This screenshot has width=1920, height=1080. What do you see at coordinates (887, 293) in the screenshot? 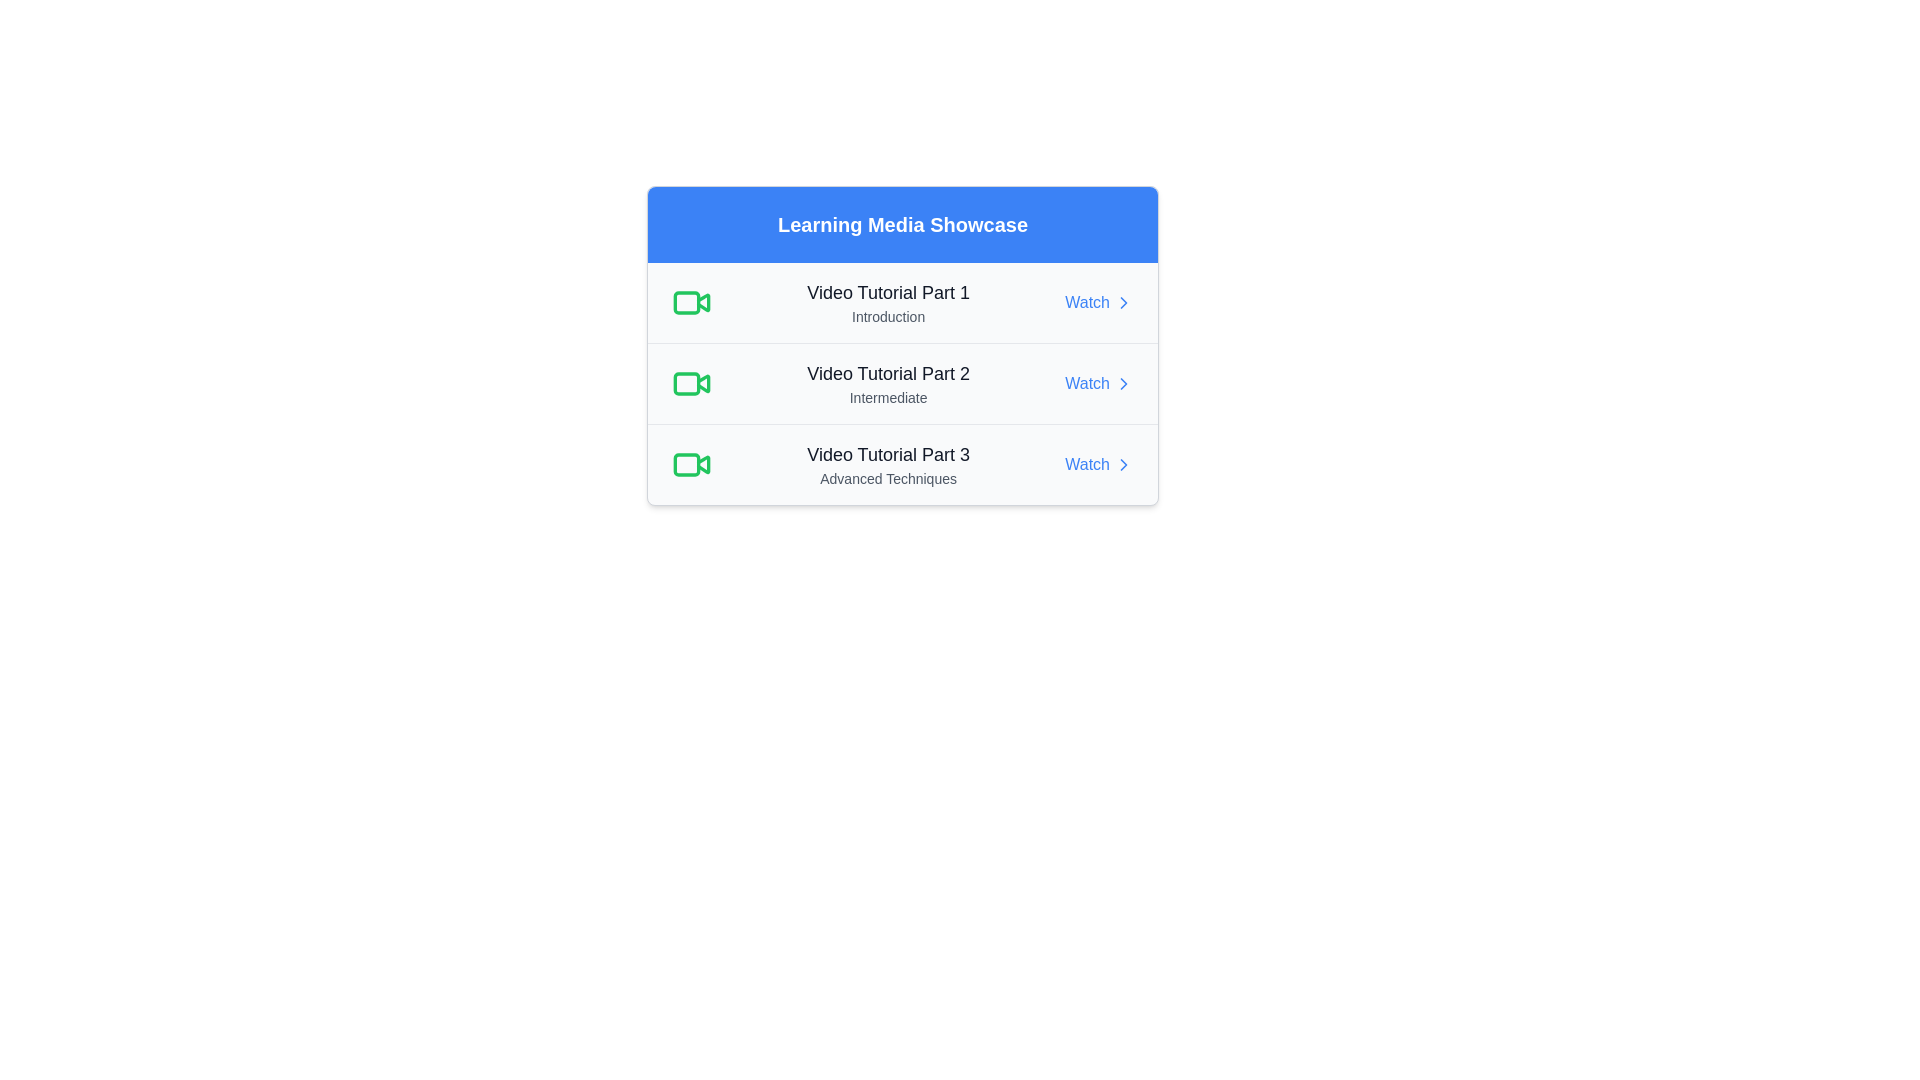
I see `text label displaying 'Video Tutorial Part 1' located at the top-left of the card section titled 'Learning Media Showcase'` at bounding box center [887, 293].